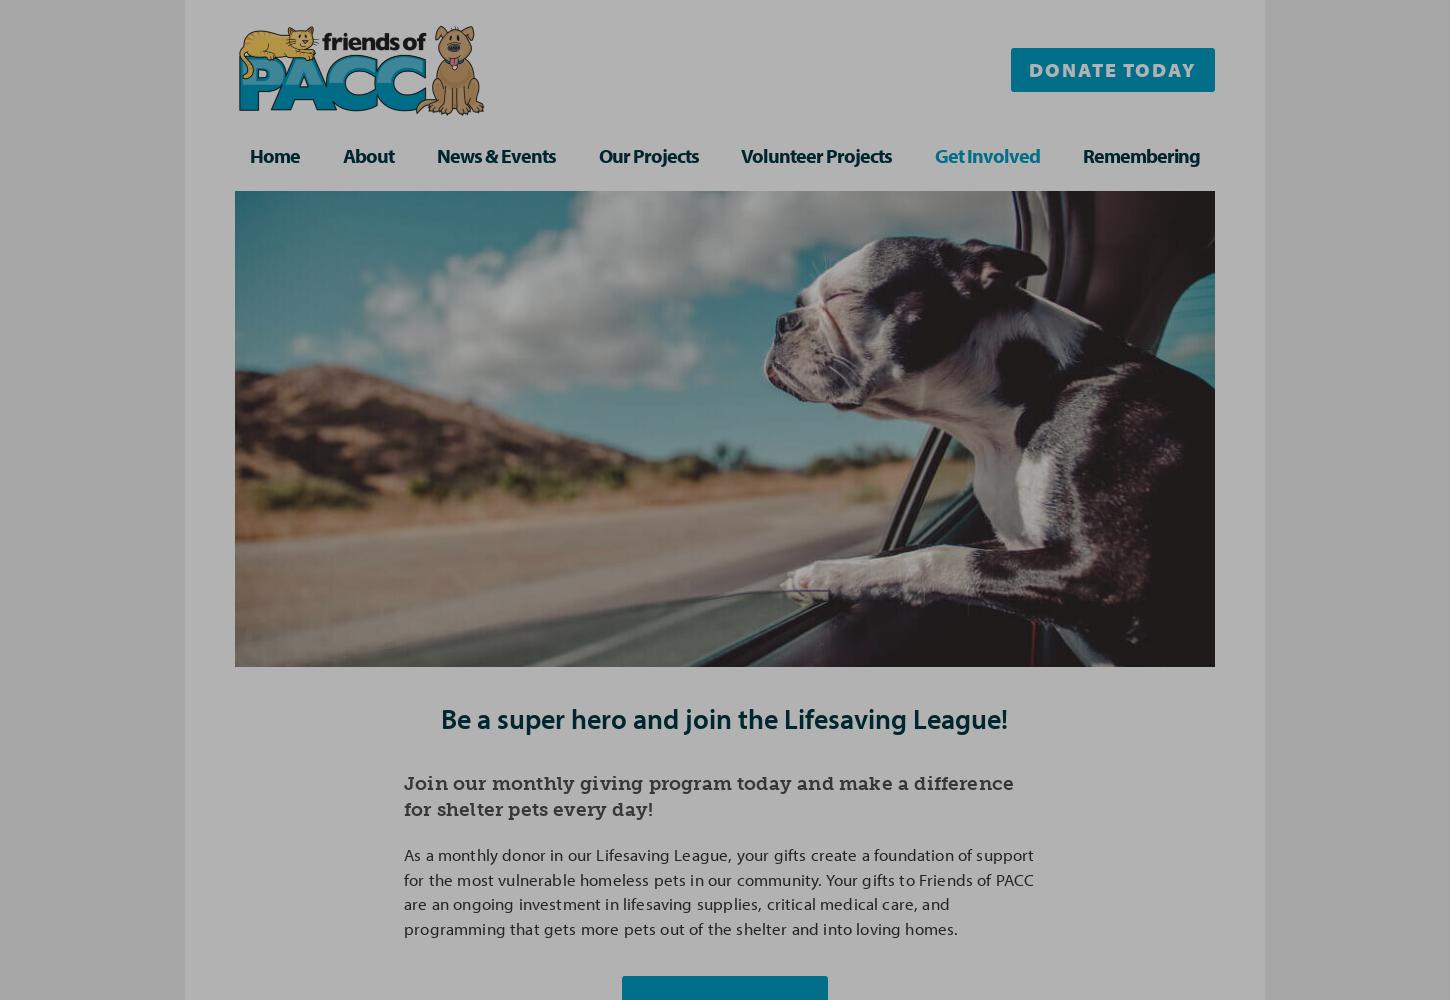 This screenshot has width=1450, height=1000. I want to click on 'Remembering', so click(1081, 154).